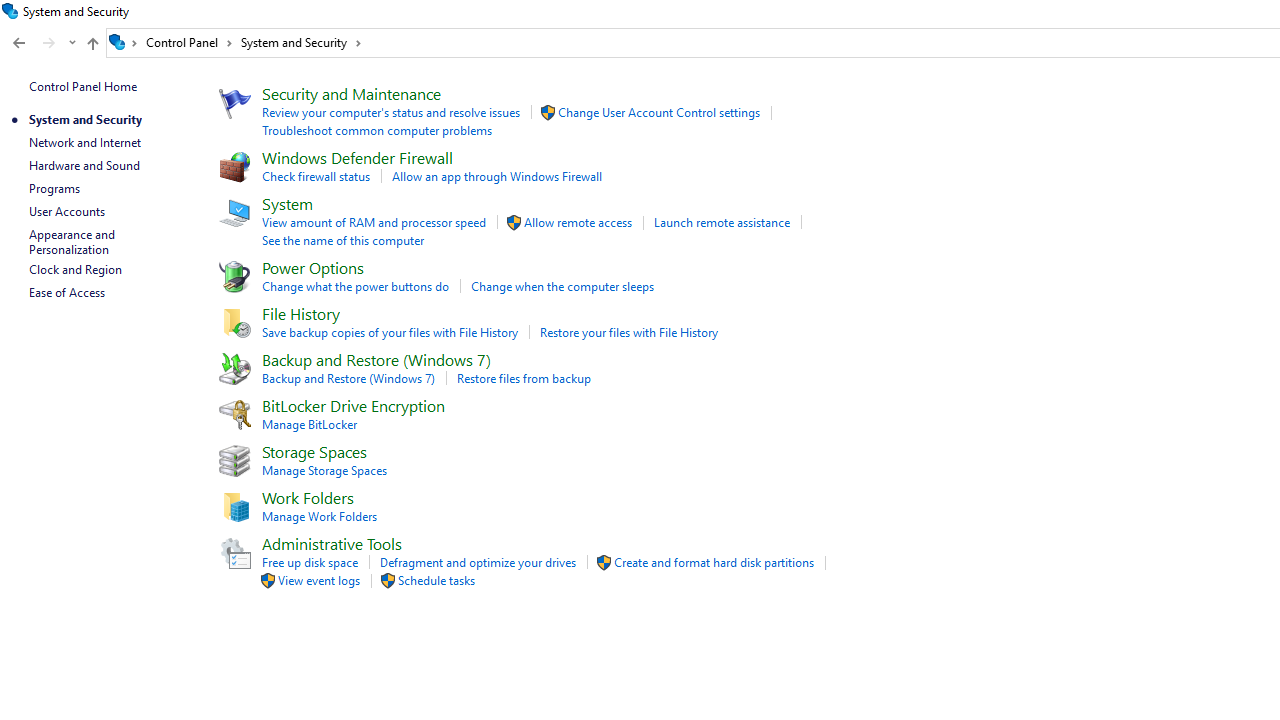 This screenshot has height=720, width=1280. What do you see at coordinates (232, 551) in the screenshot?
I see `'Icon'` at bounding box center [232, 551].